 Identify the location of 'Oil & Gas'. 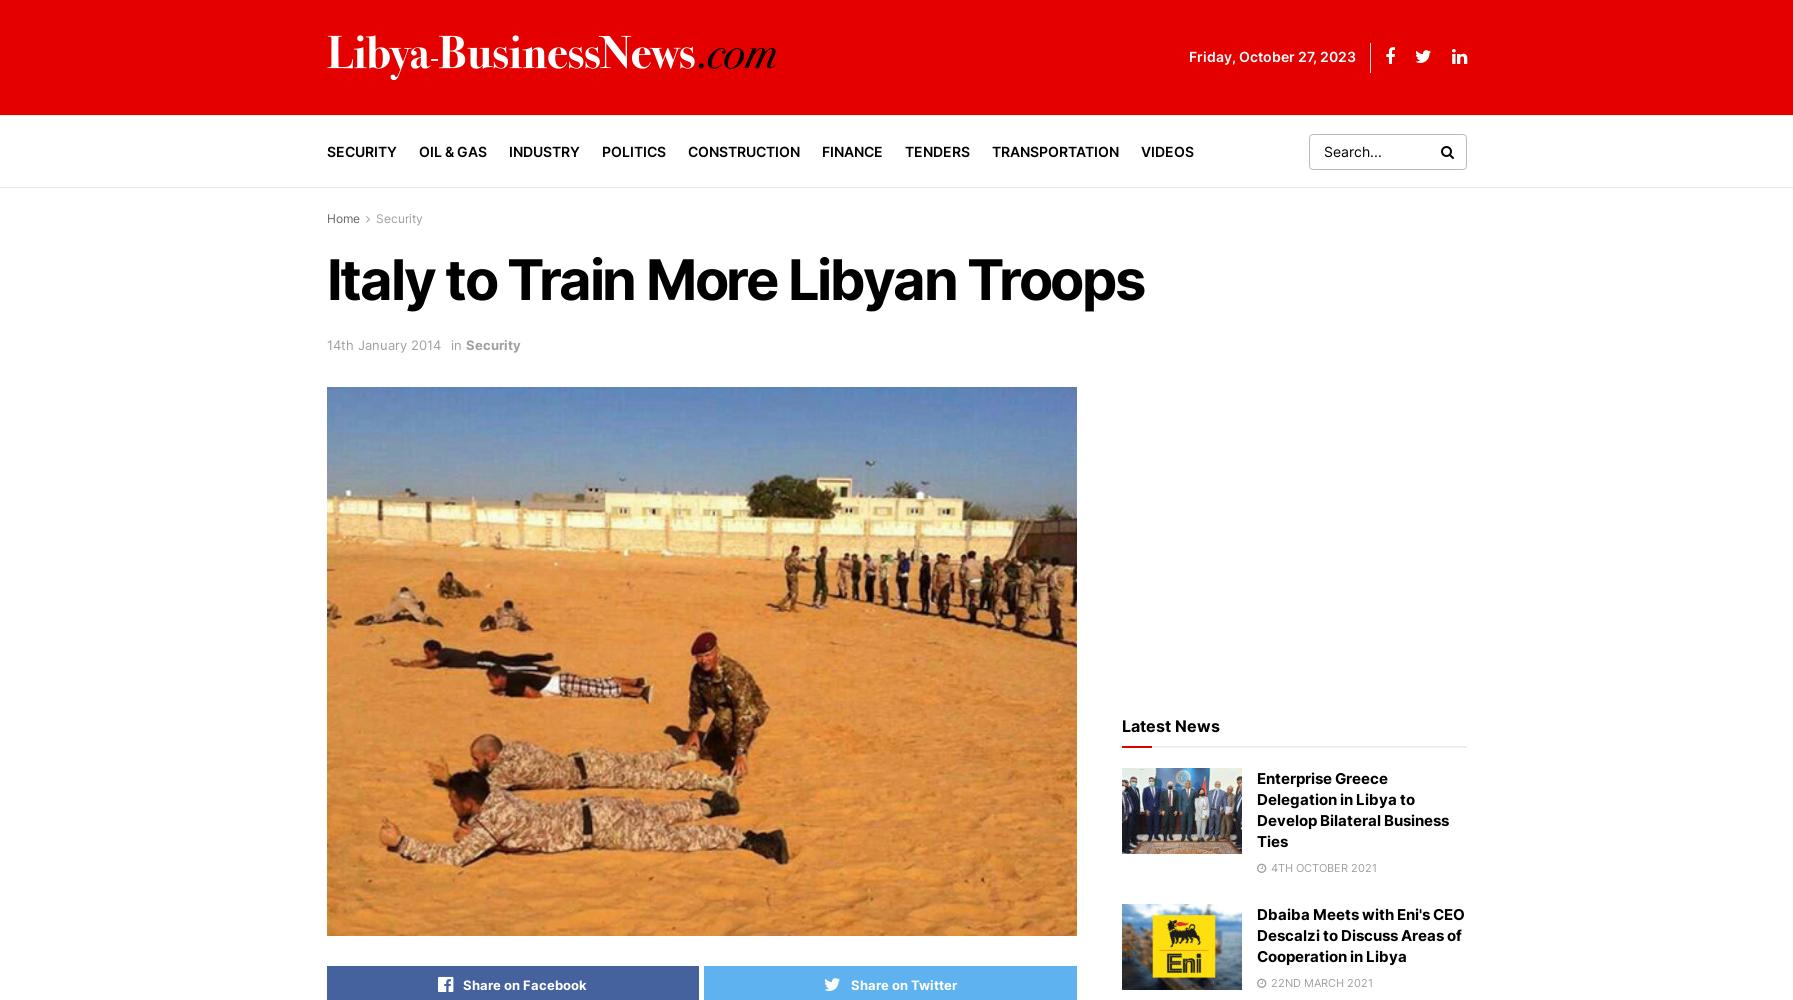
(451, 151).